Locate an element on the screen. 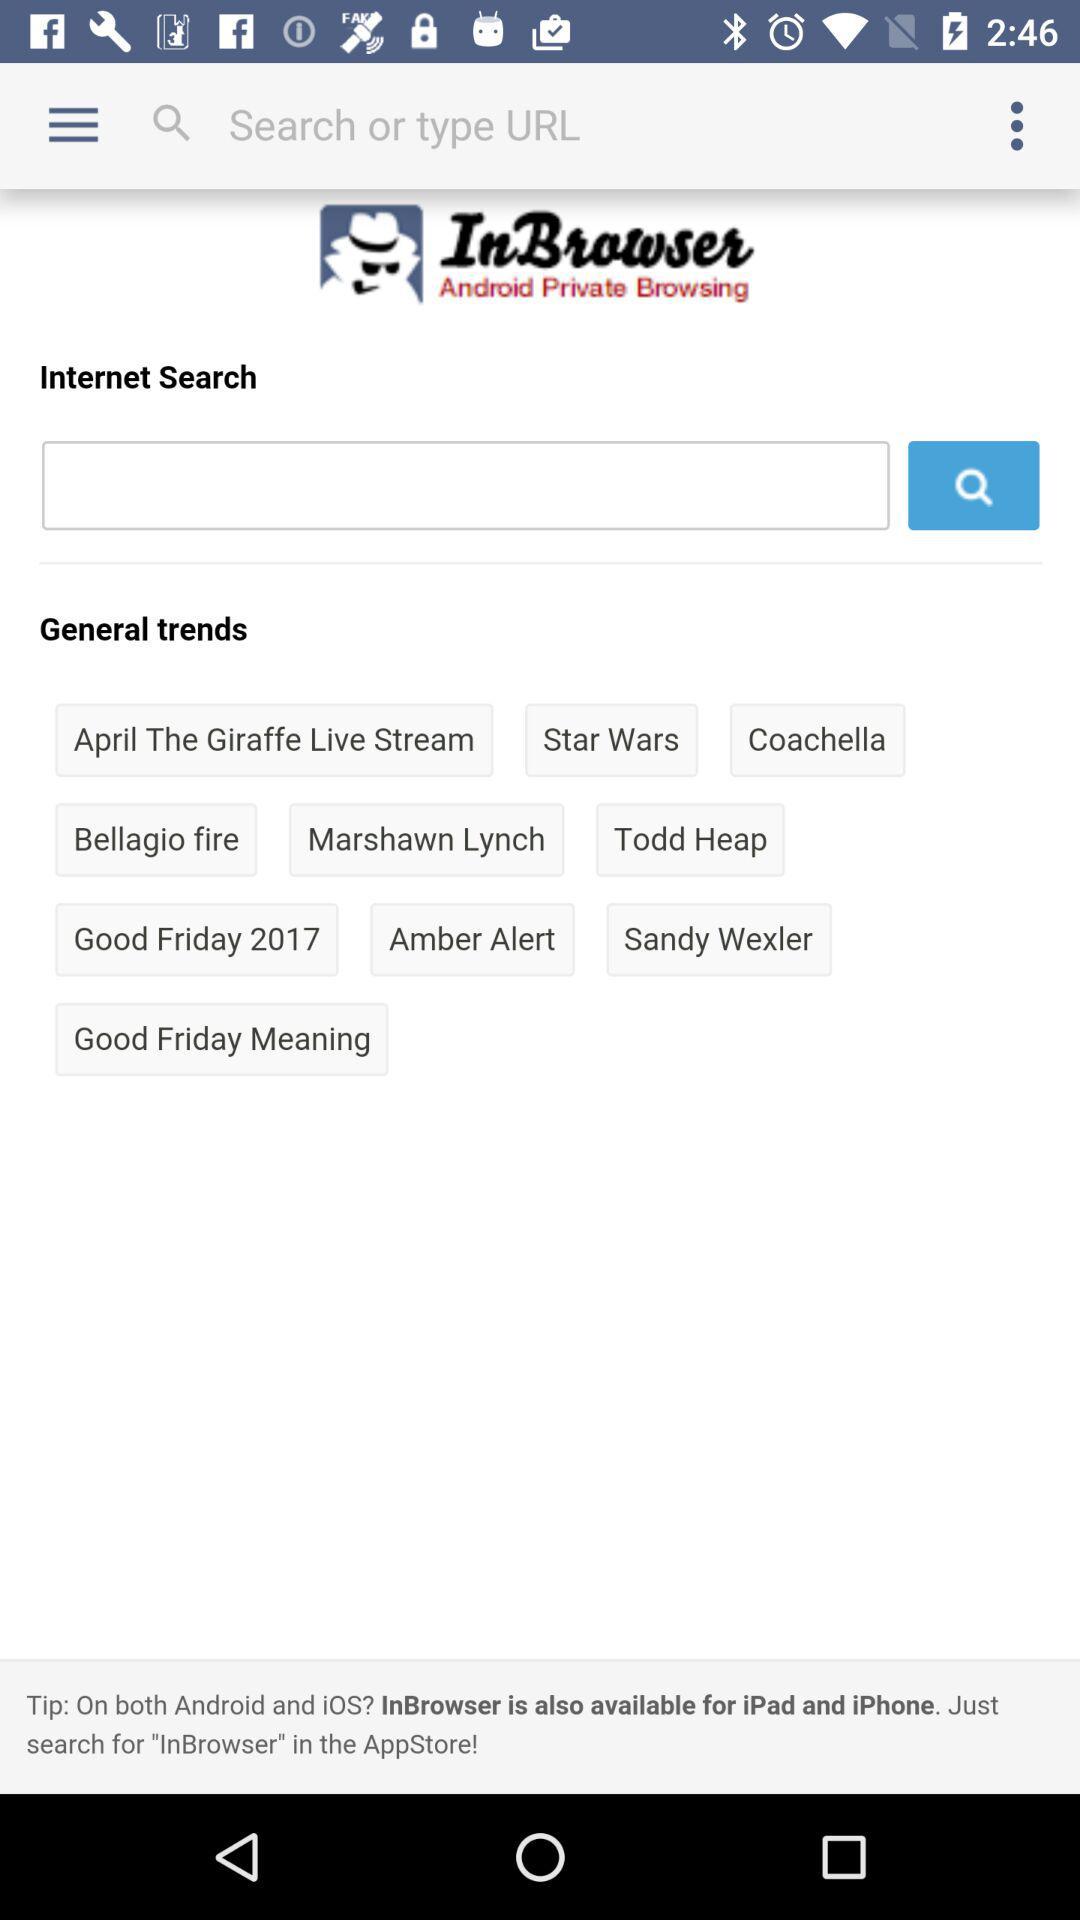  see more info is located at coordinates (1017, 124).